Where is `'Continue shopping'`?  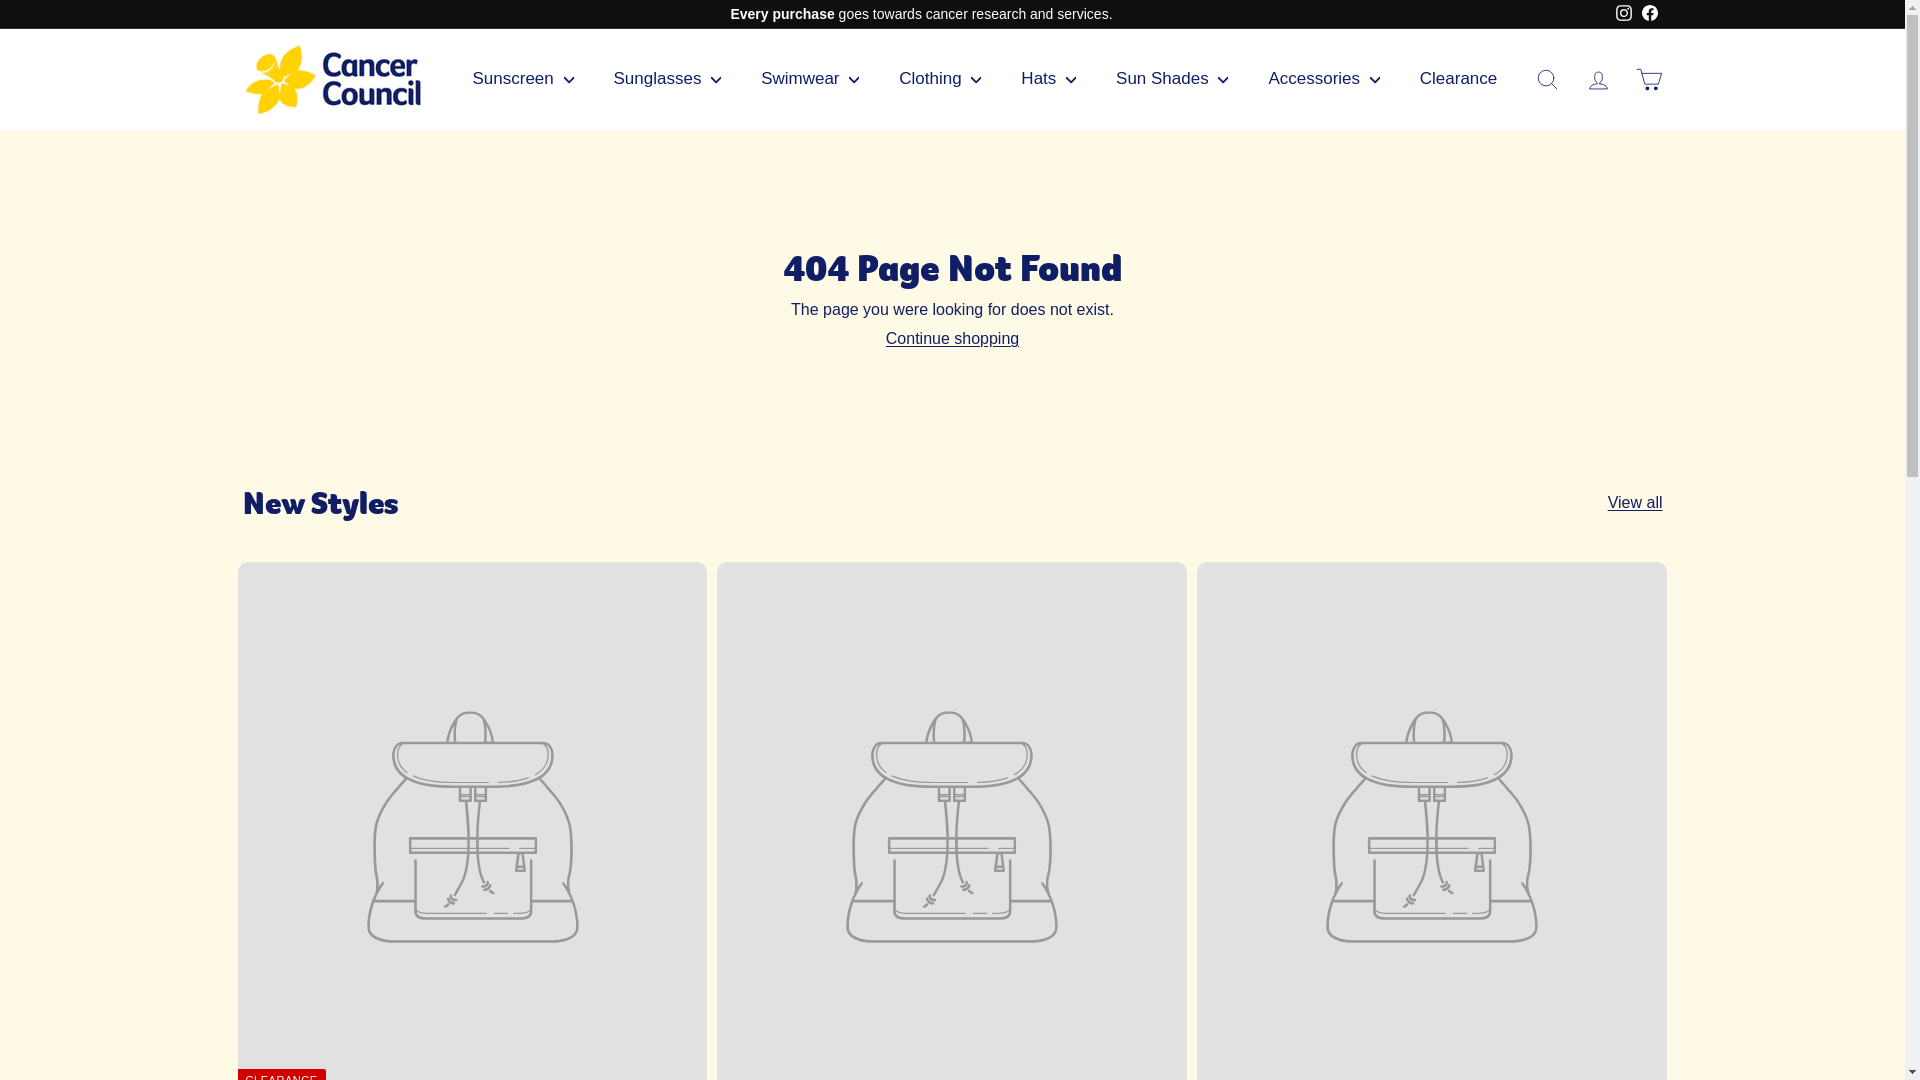 'Continue shopping' is located at coordinates (885, 337).